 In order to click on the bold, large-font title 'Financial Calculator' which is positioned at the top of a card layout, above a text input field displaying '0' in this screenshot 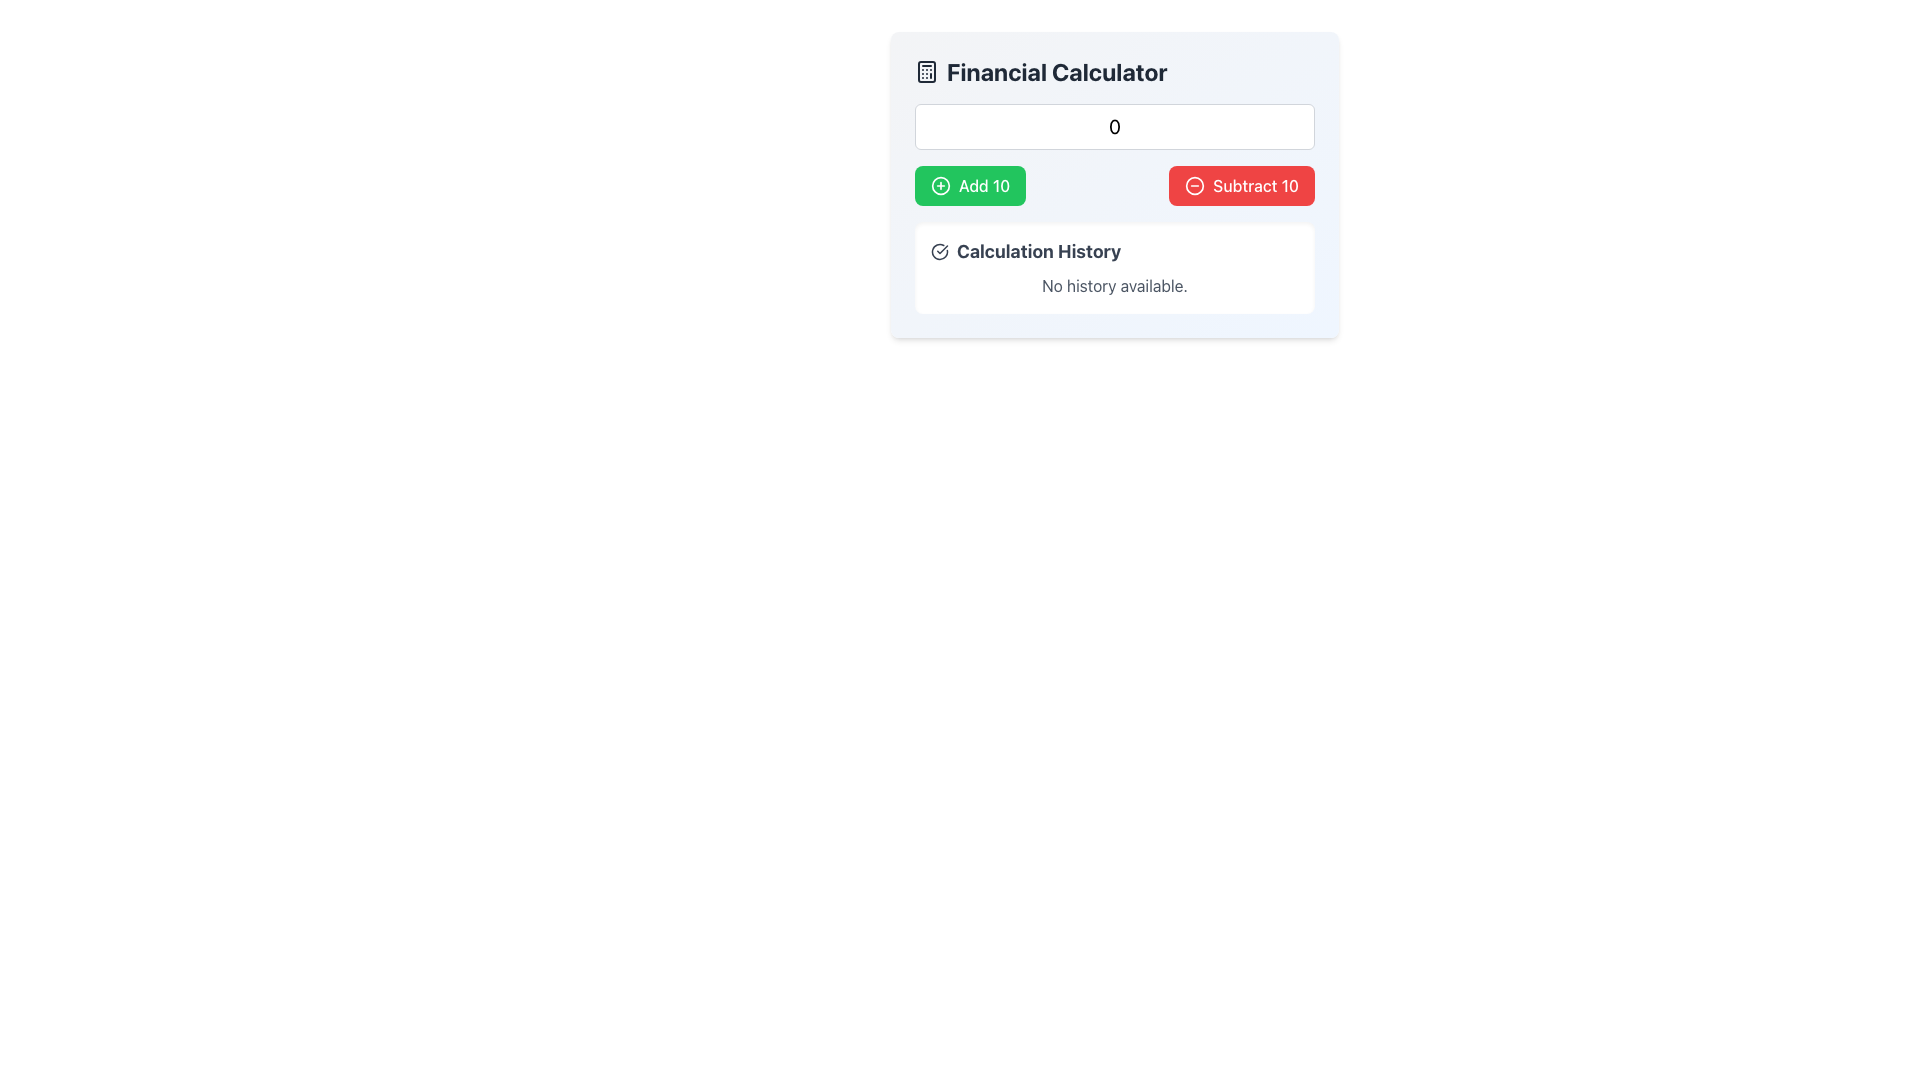, I will do `click(1113, 71)`.